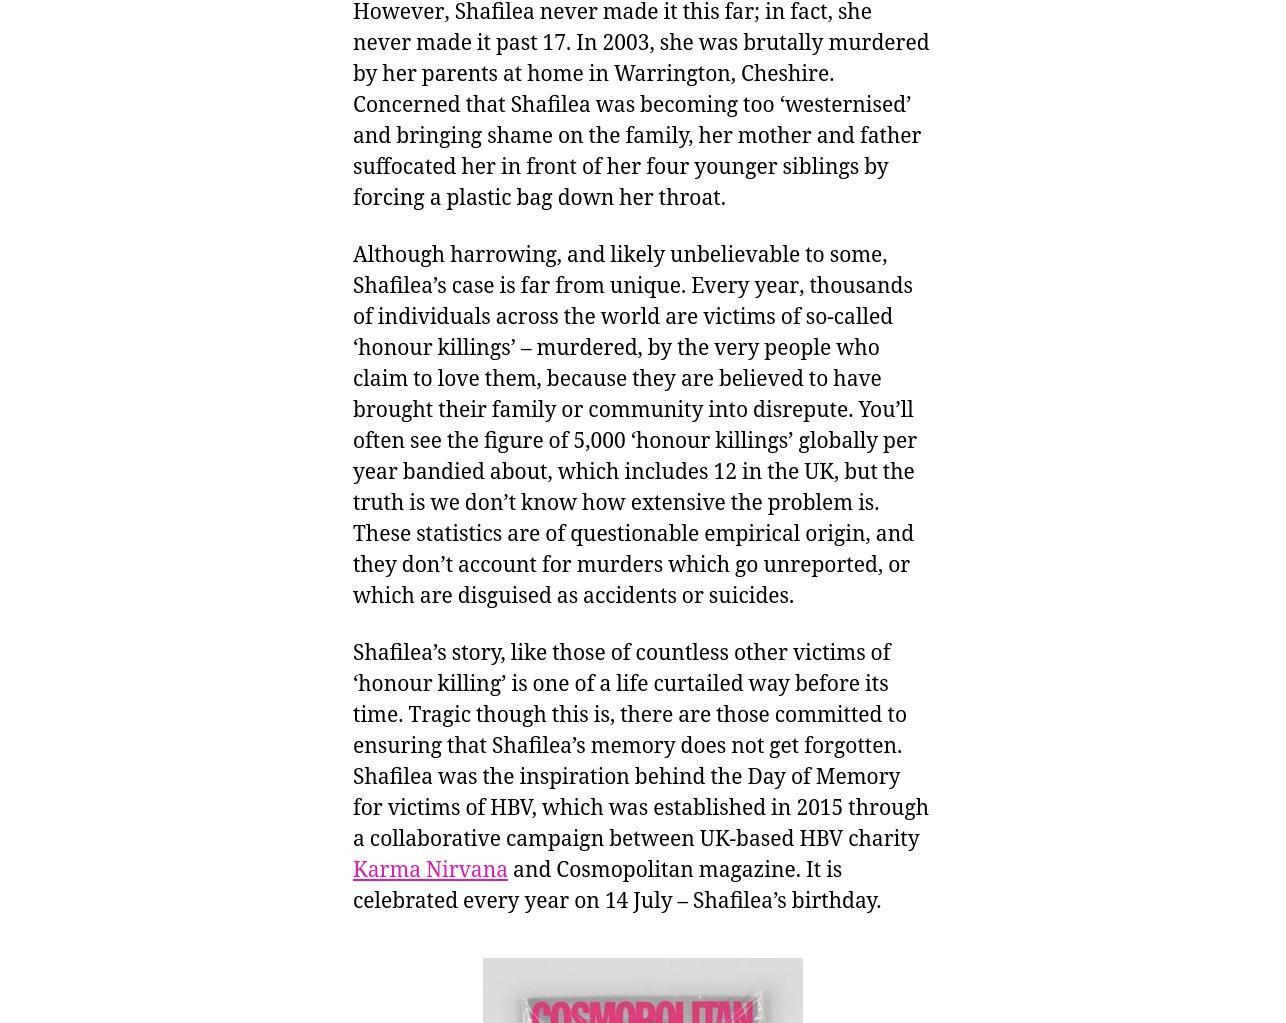 Image resolution: width=1286 pixels, height=1023 pixels. I want to click on 'The Ahmed Iqbal Ullah Race Relations Resource Centre is an open access library specialising in the study of race, ethnicity and migration. Part of the University of Manchester and based at Manchester Central Library.', so click(345, 218).